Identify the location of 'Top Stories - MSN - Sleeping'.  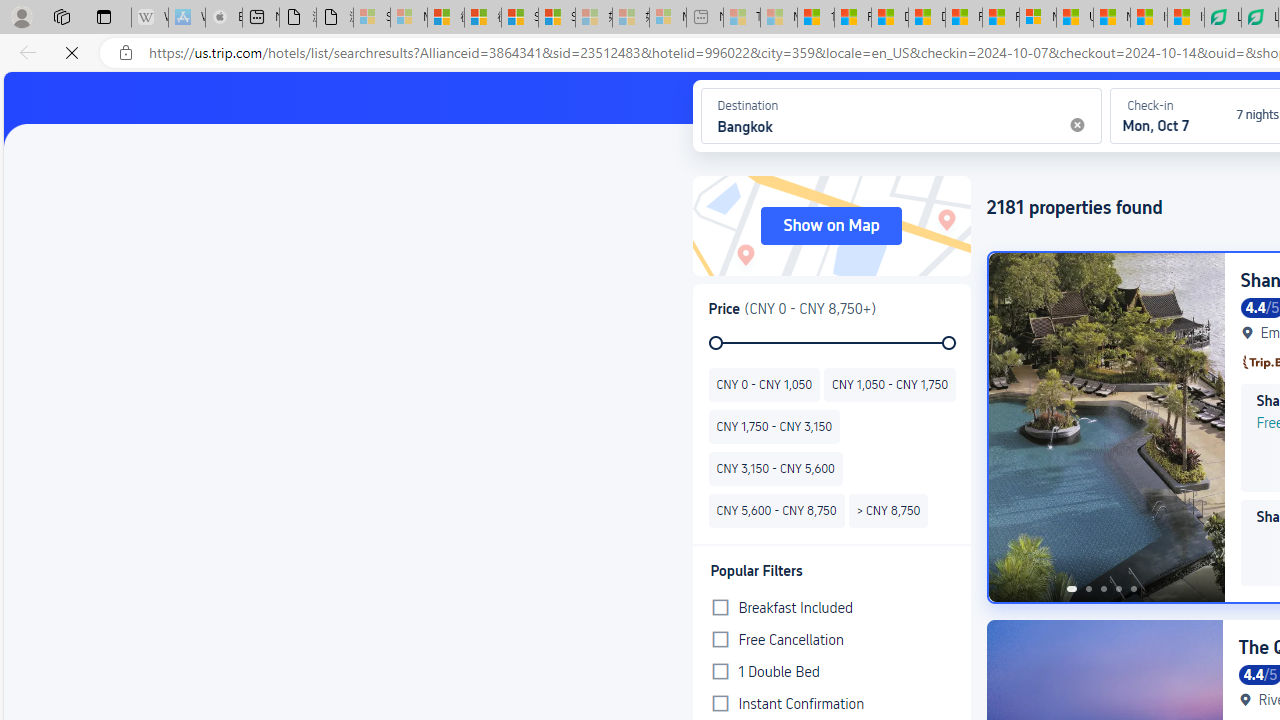
(741, 17).